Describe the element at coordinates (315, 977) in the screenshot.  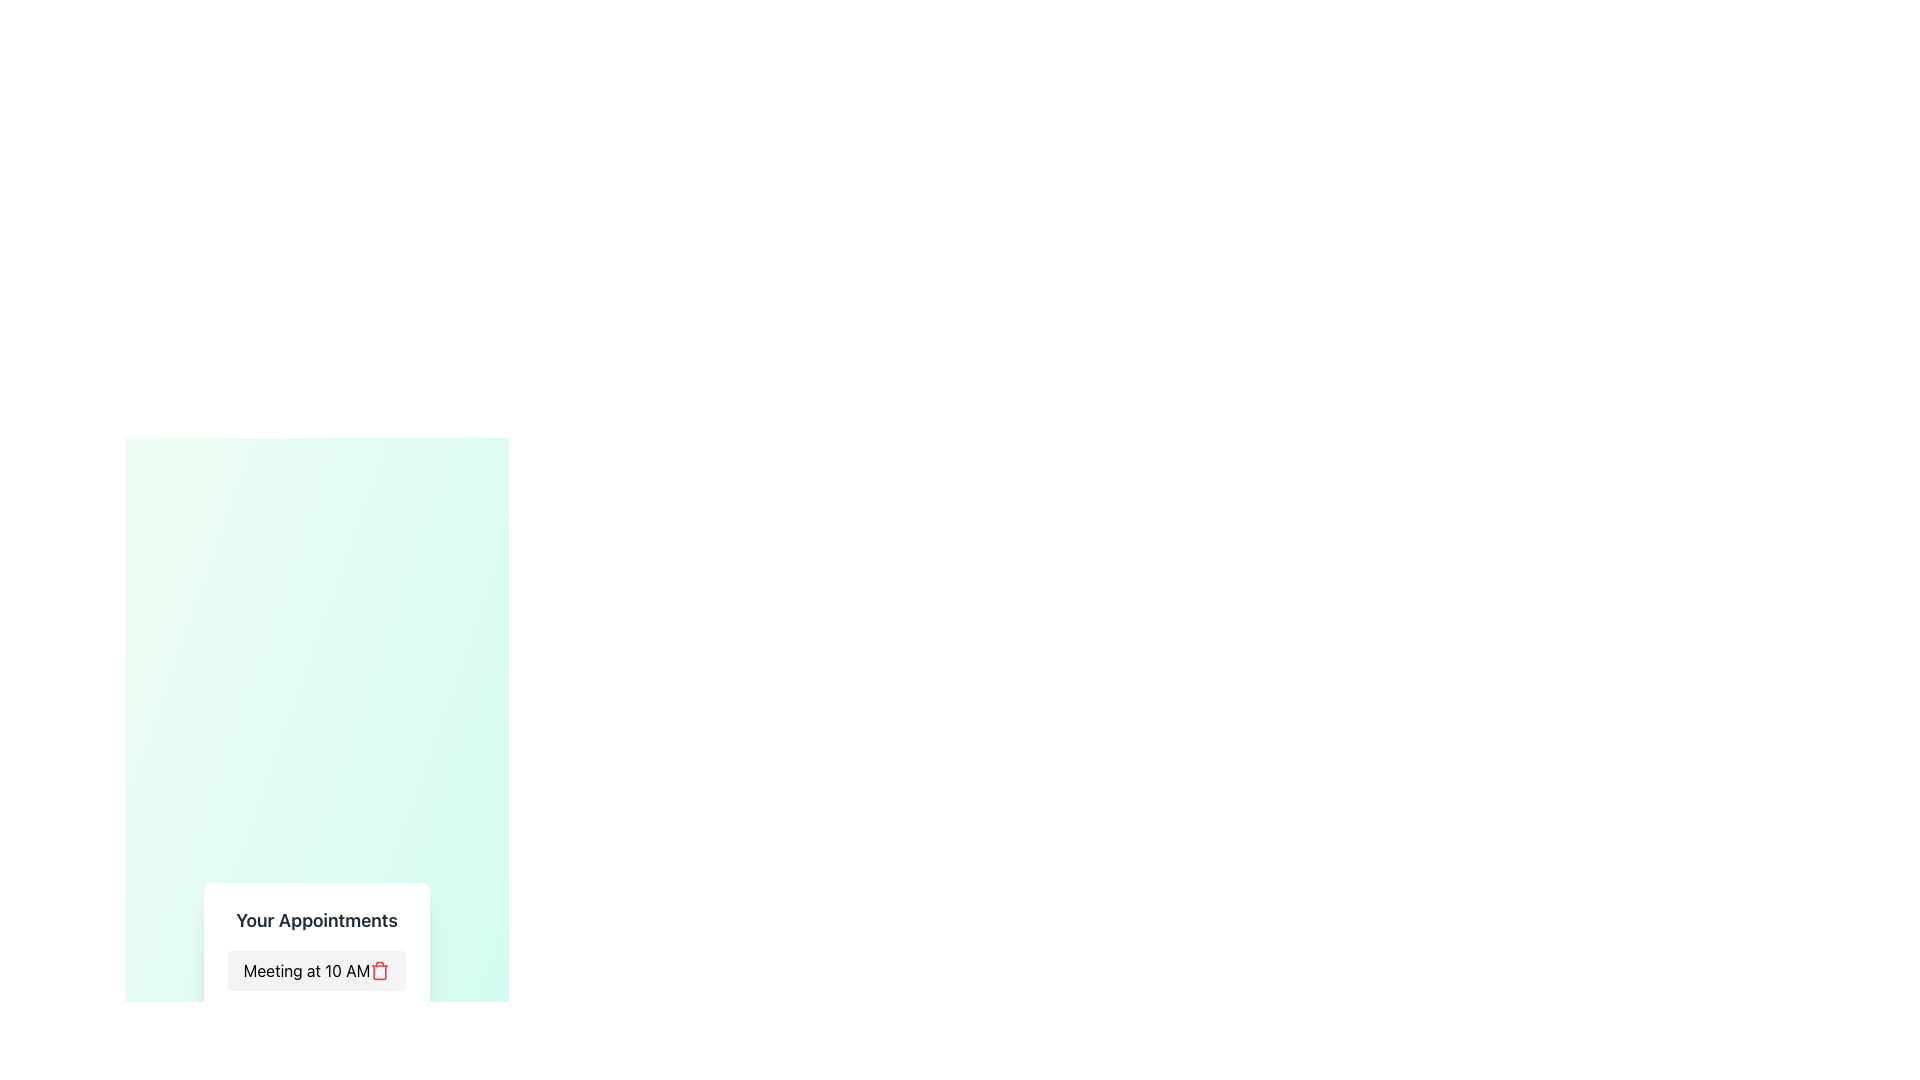
I see `the trash icon within the 'Meeting at 10 AM' text block` at that location.